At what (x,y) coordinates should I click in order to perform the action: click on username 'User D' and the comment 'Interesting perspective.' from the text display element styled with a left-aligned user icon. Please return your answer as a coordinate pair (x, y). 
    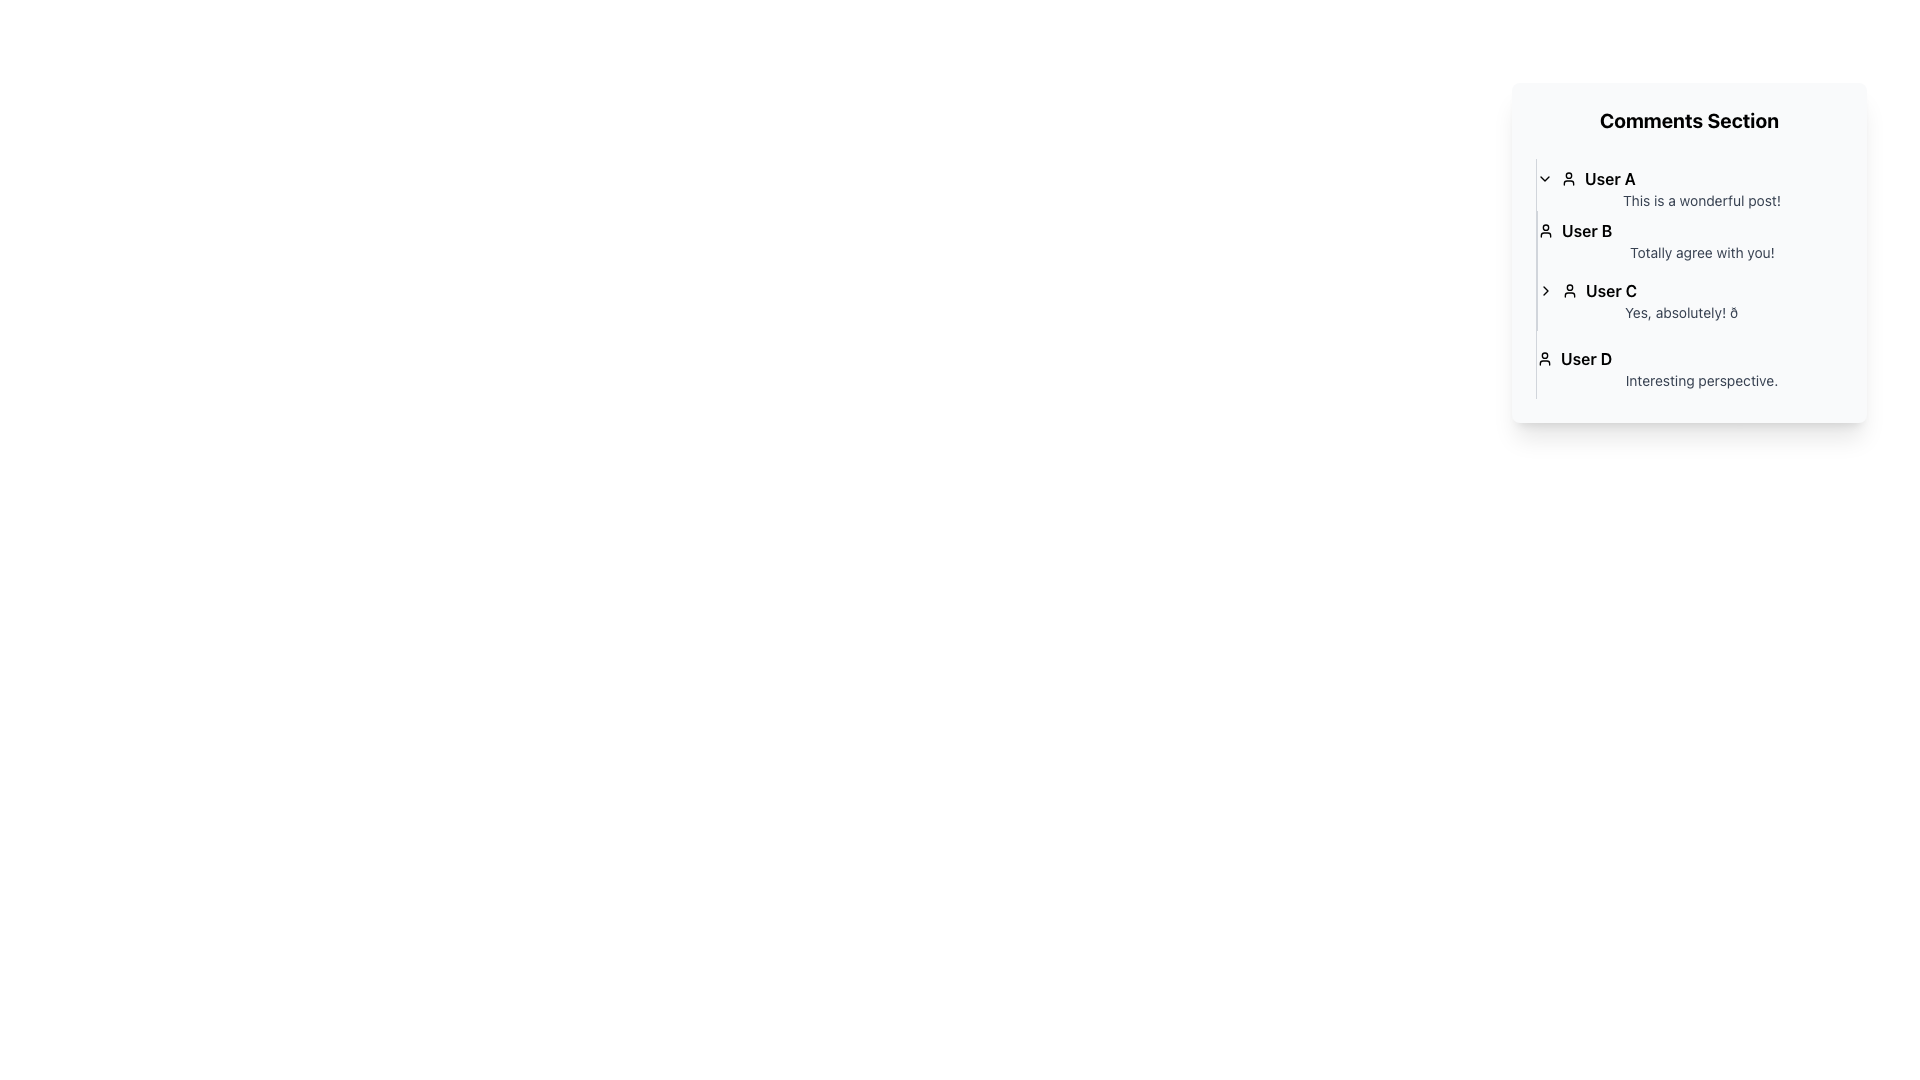
    Looking at the image, I should click on (1688, 369).